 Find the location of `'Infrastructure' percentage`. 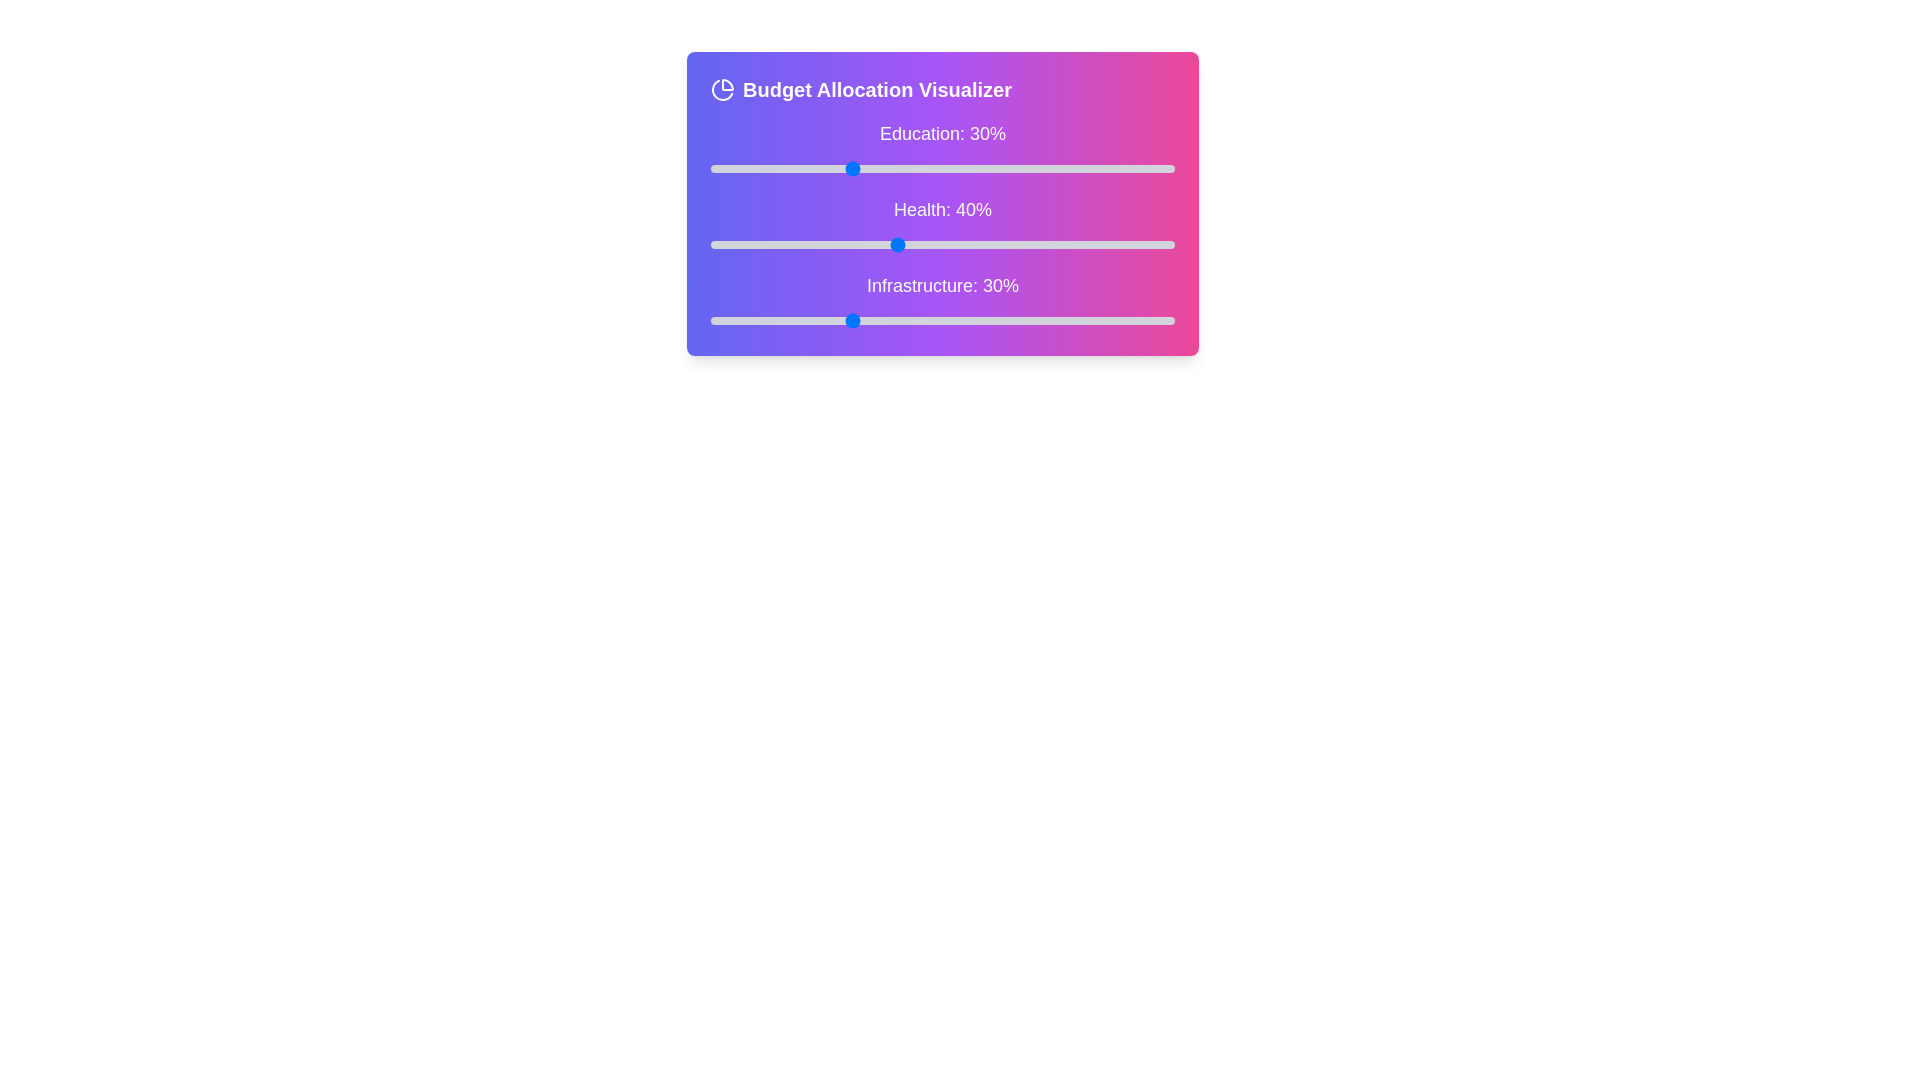

'Infrastructure' percentage is located at coordinates (854, 319).